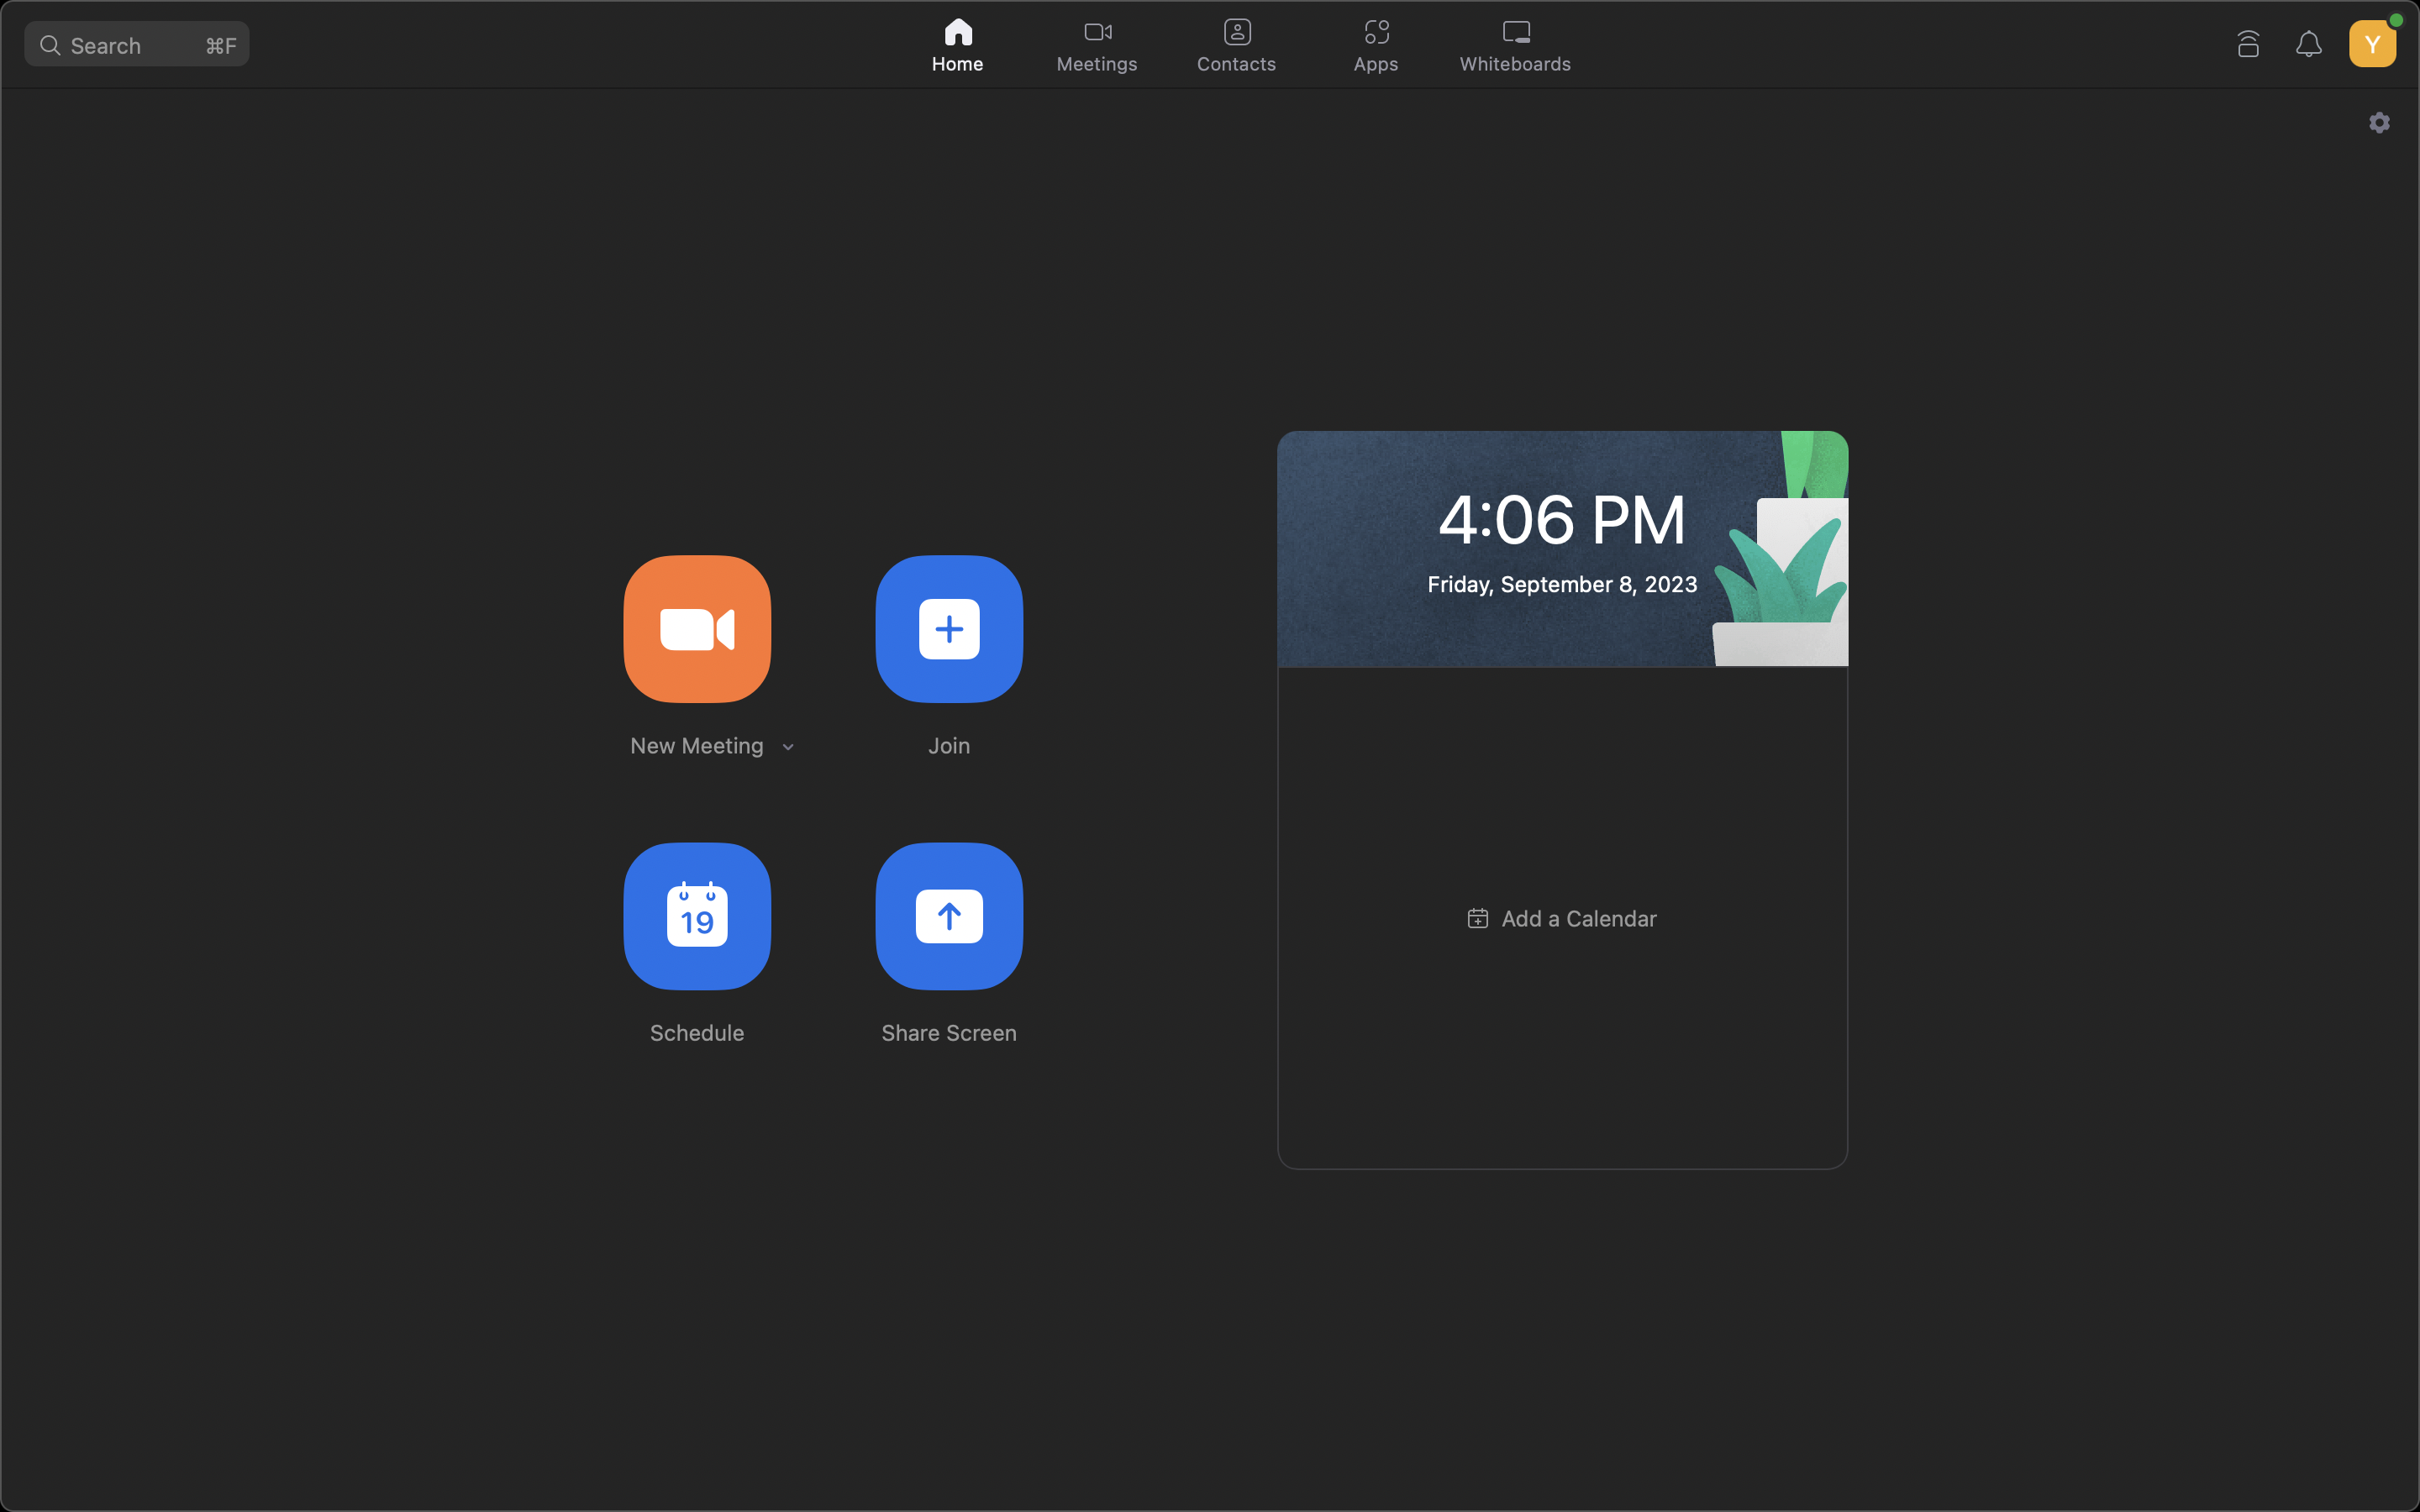 The width and height of the screenshot is (2420, 1512). Describe the element at coordinates (948, 626) in the screenshot. I see `a group call by providing the meeting ID 123456789` at that location.